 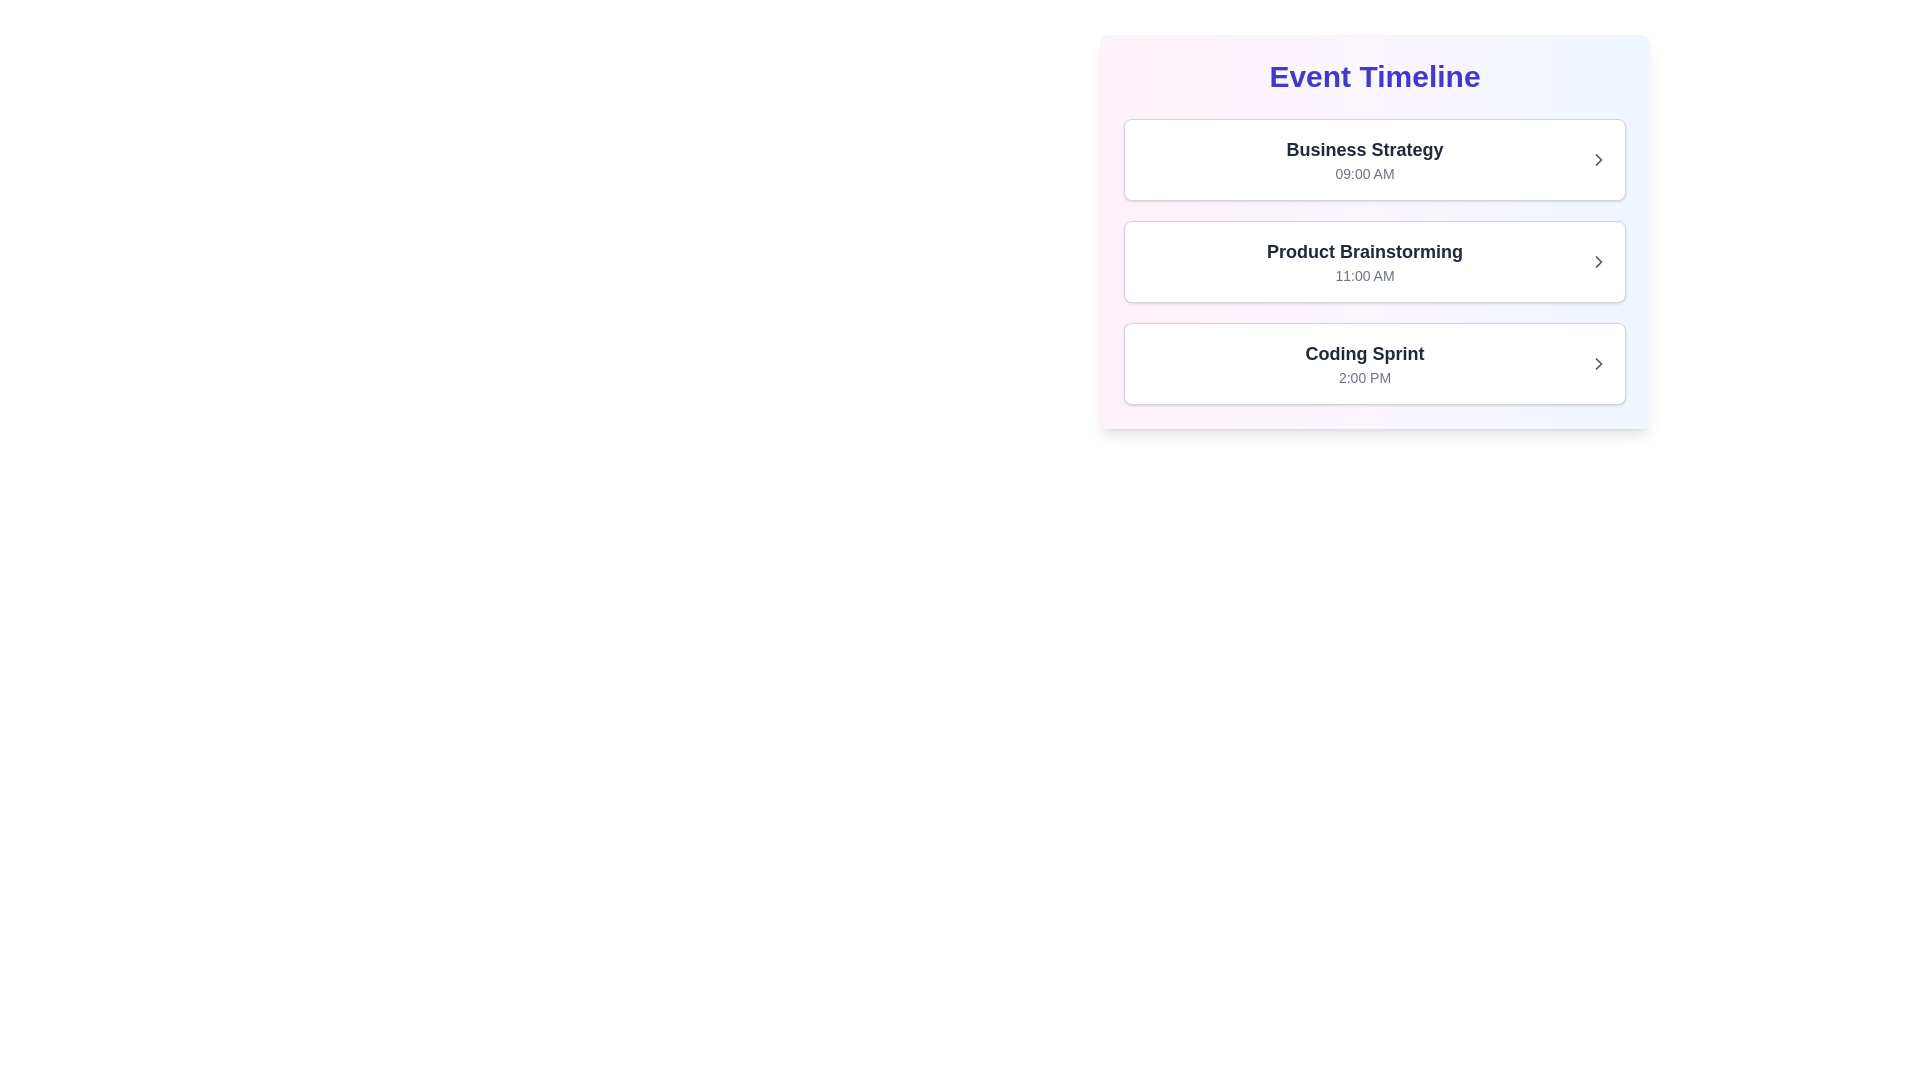 What do you see at coordinates (1373, 261) in the screenshot?
I see `the second card labeled 'Product Brainstorming' in the 'Event Timeline' section` at bounding box center [1373, 261].